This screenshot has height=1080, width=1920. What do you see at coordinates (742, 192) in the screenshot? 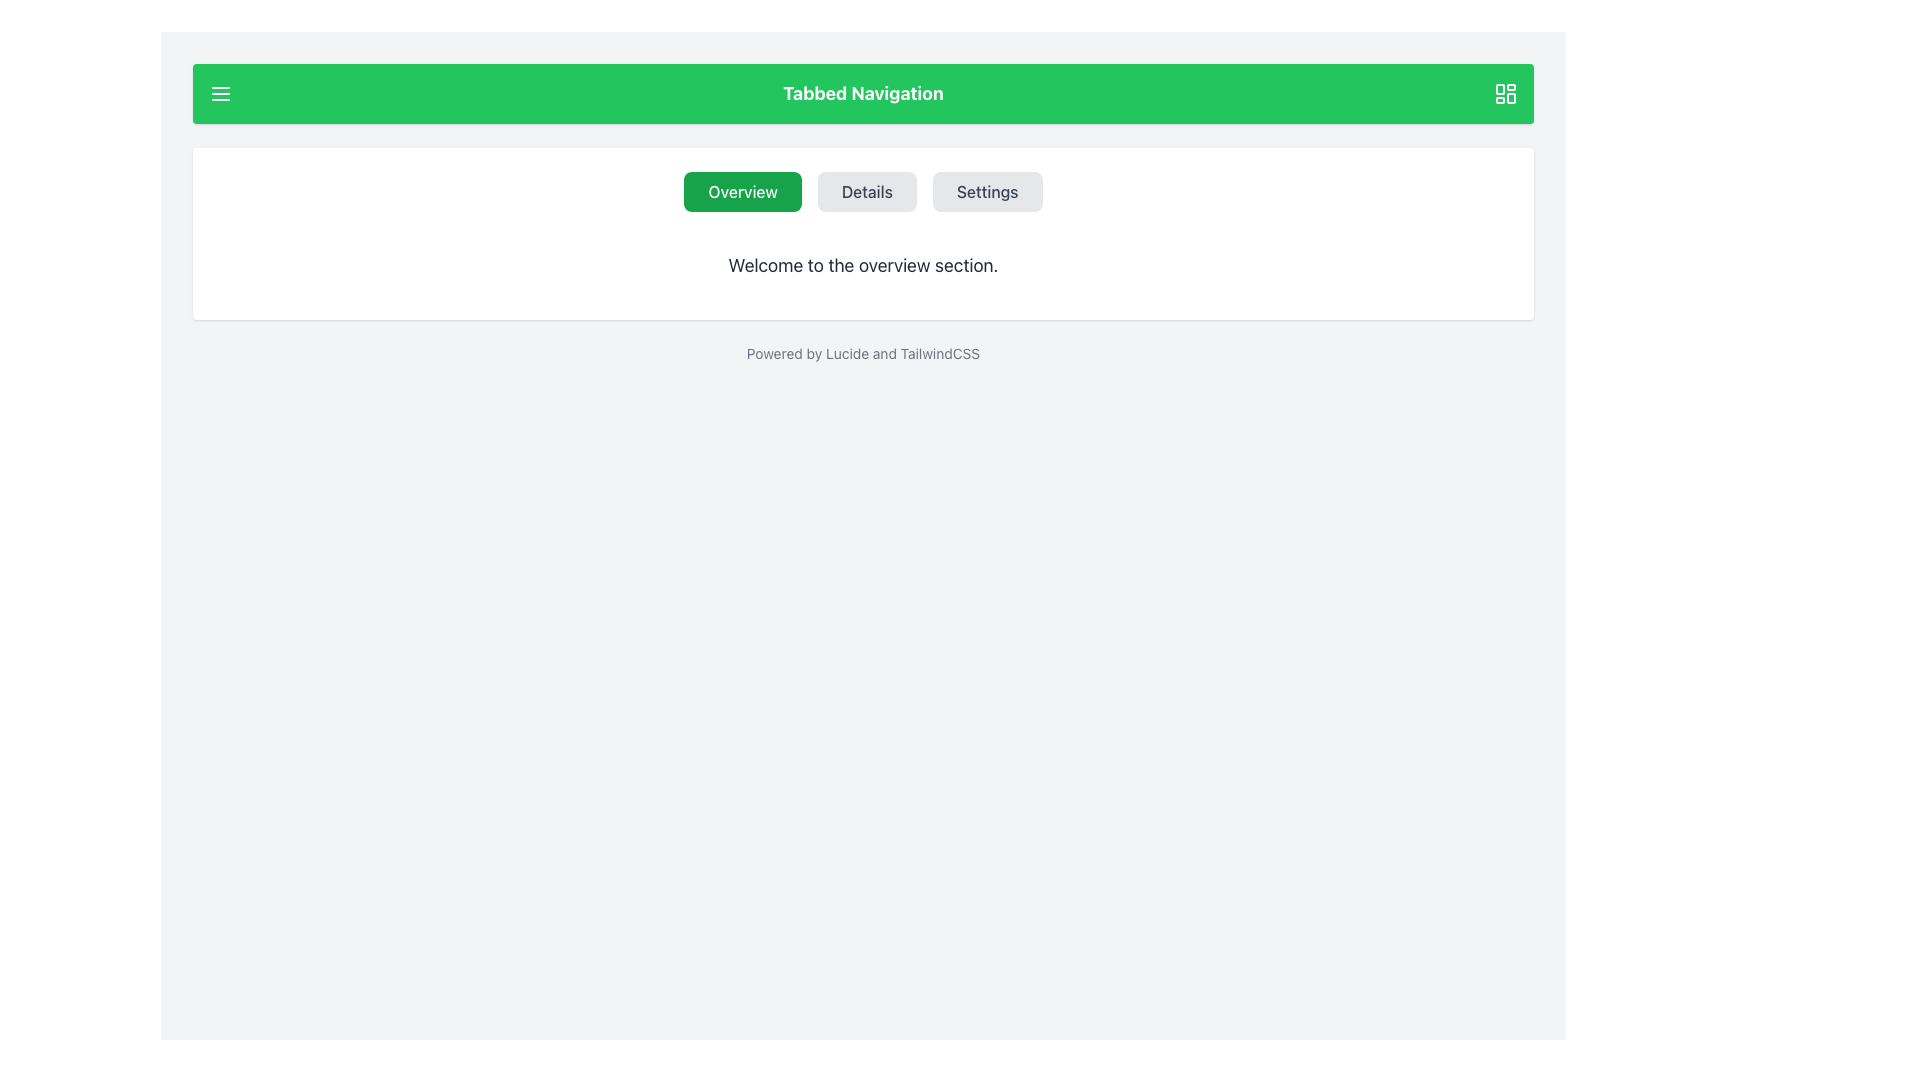
I see `the 'Overview' navigation button, which is the leftmost option in the horizontal navigation bar, to trigger the hover effect` at bounding box center [742, 192].